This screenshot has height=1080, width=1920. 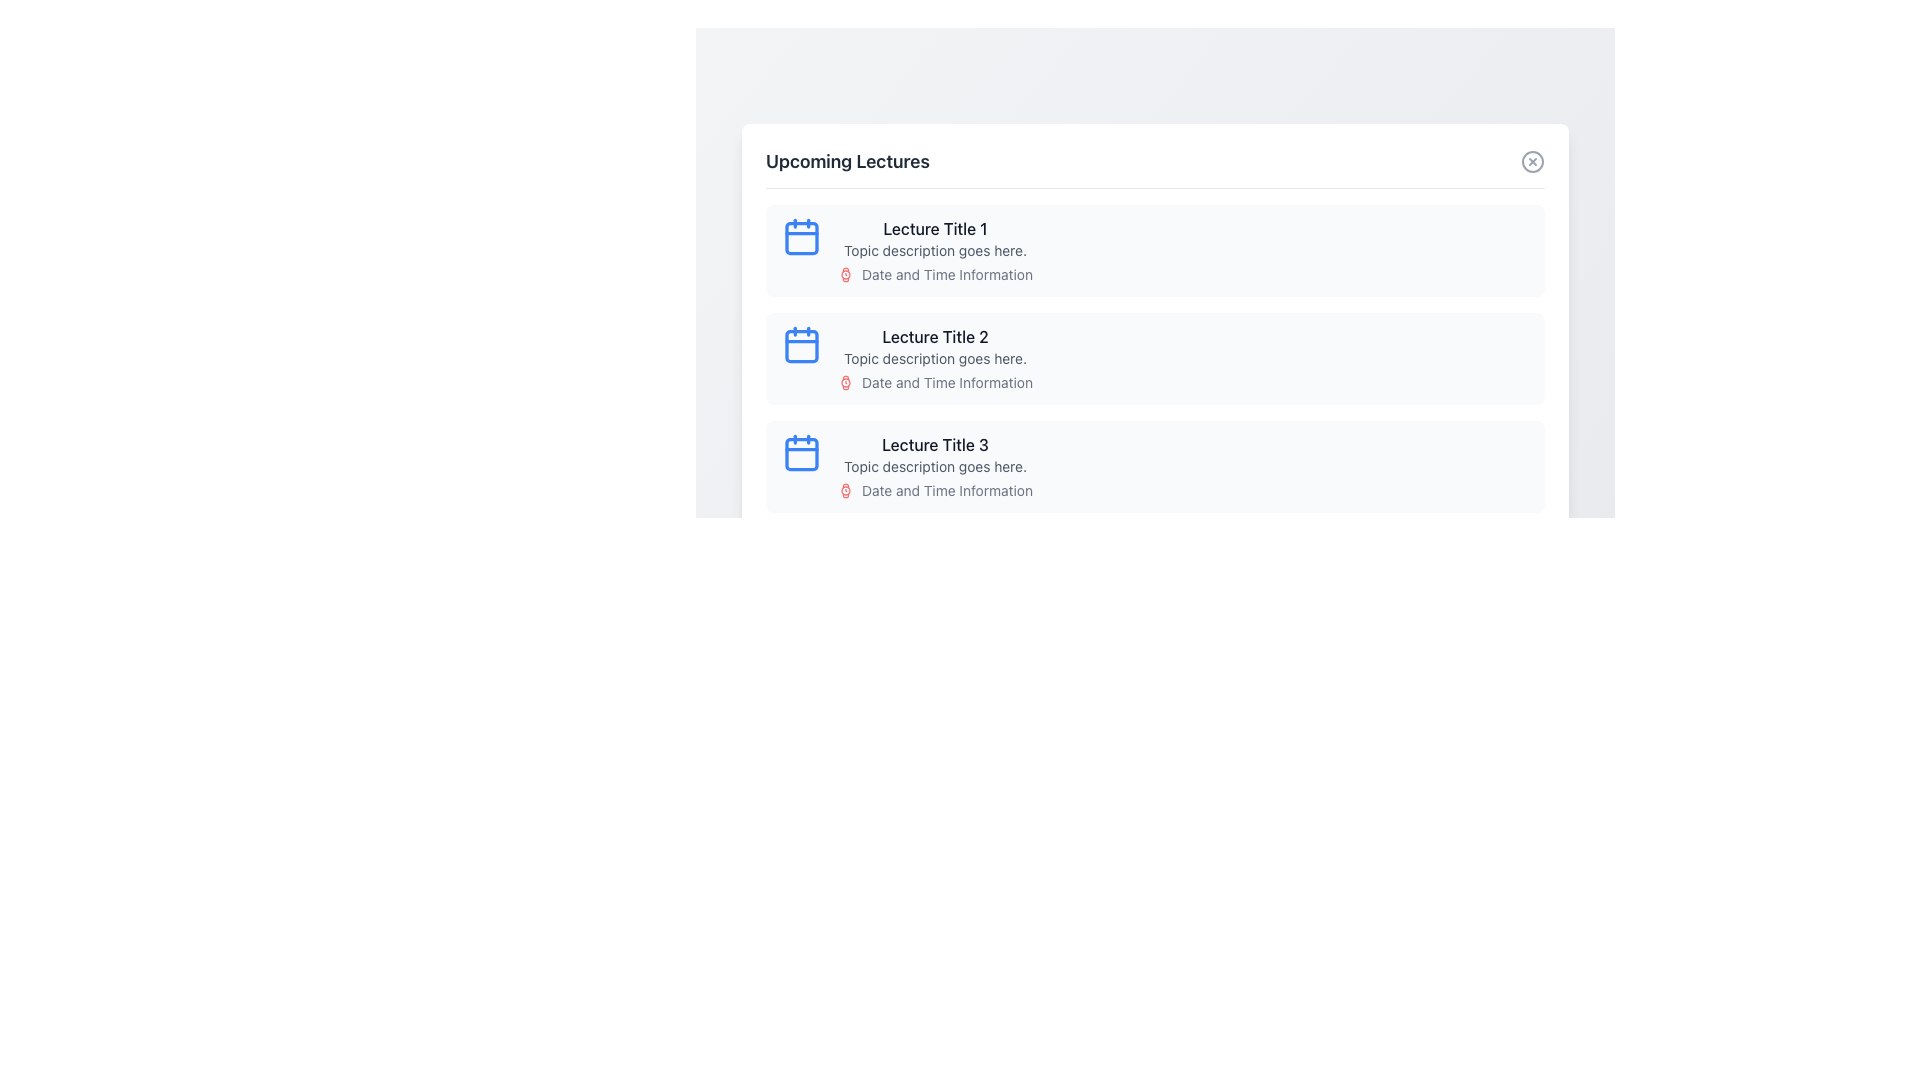 What do you see at coordinates (845, 382) in the screenshot?
I see `the time indicator icon located next to the 'Date and Time Information' text for the second lecture` at bounding box center [845, 382].